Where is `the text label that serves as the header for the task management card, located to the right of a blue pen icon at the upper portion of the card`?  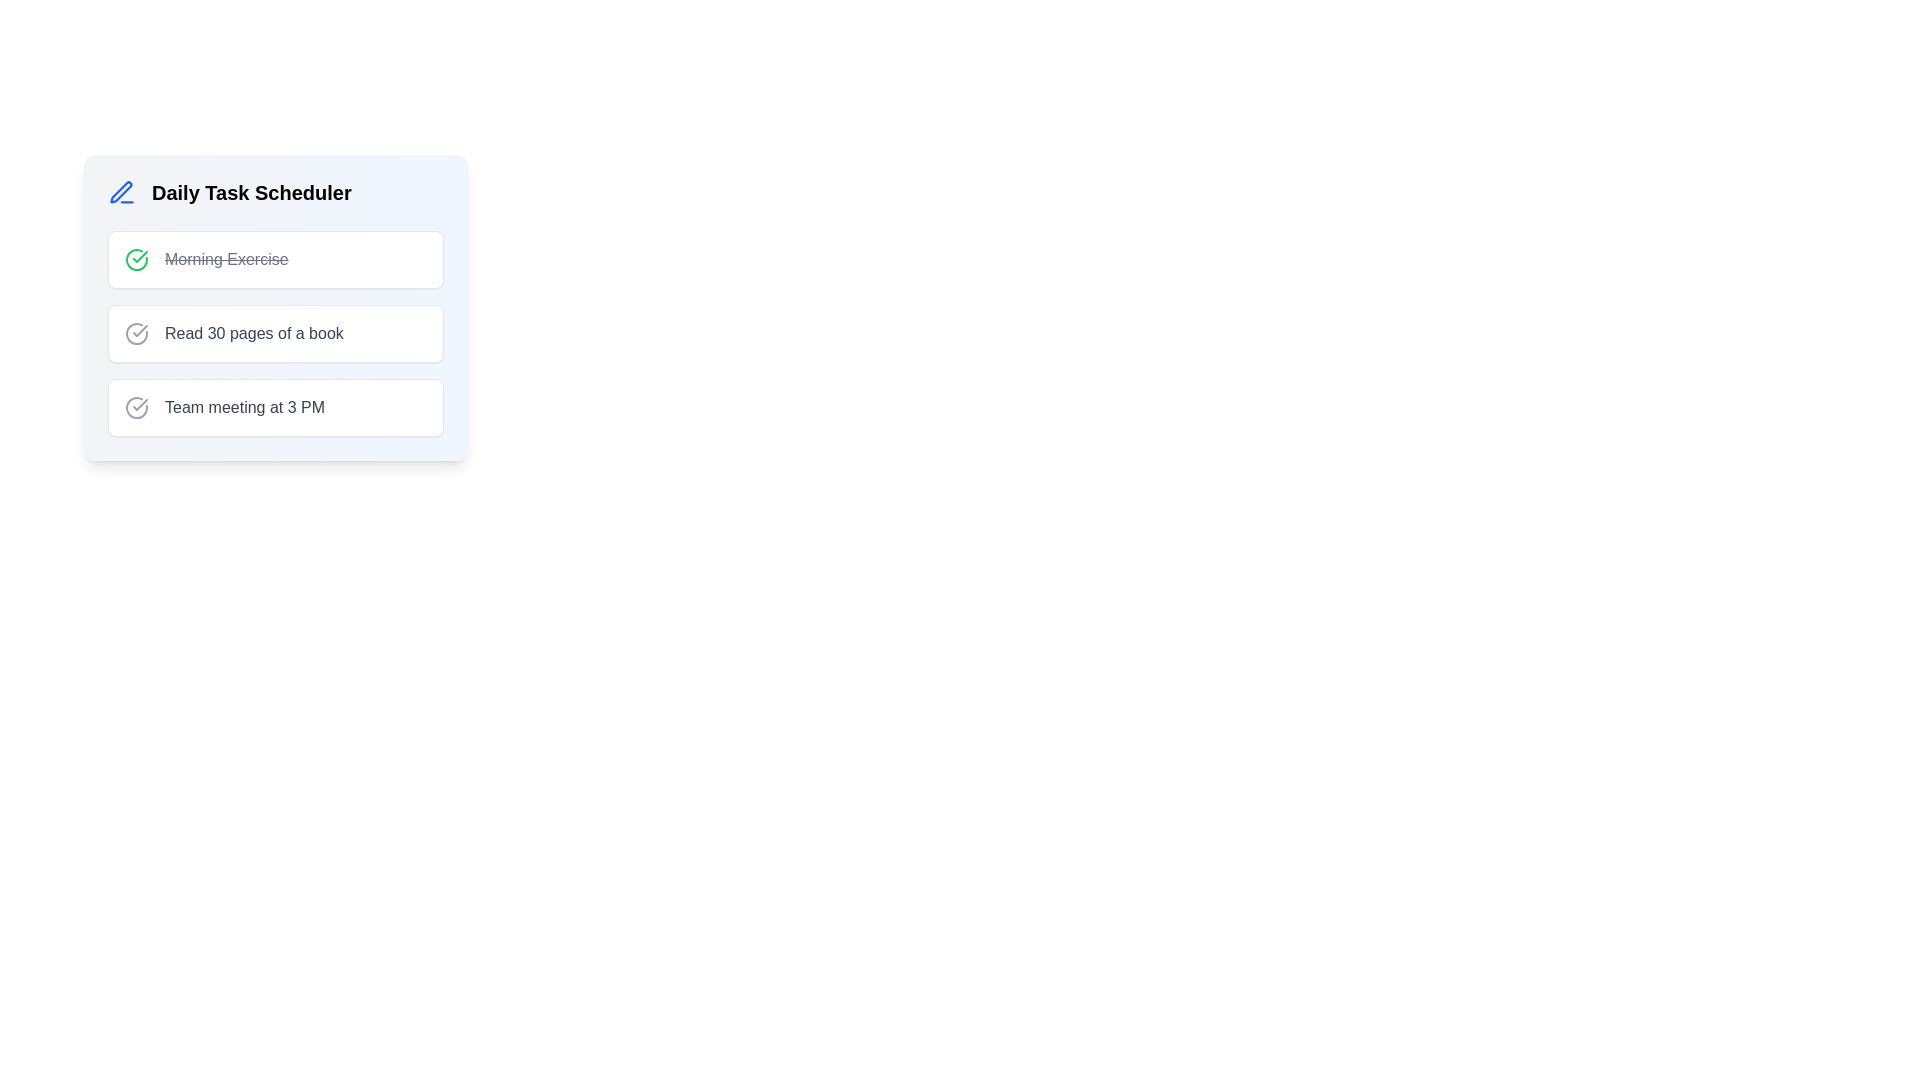 the text label that serves as the header for the task management card, located to the right of a blue pen icon at the upper portion of the card is located at coordinates (250, 192).